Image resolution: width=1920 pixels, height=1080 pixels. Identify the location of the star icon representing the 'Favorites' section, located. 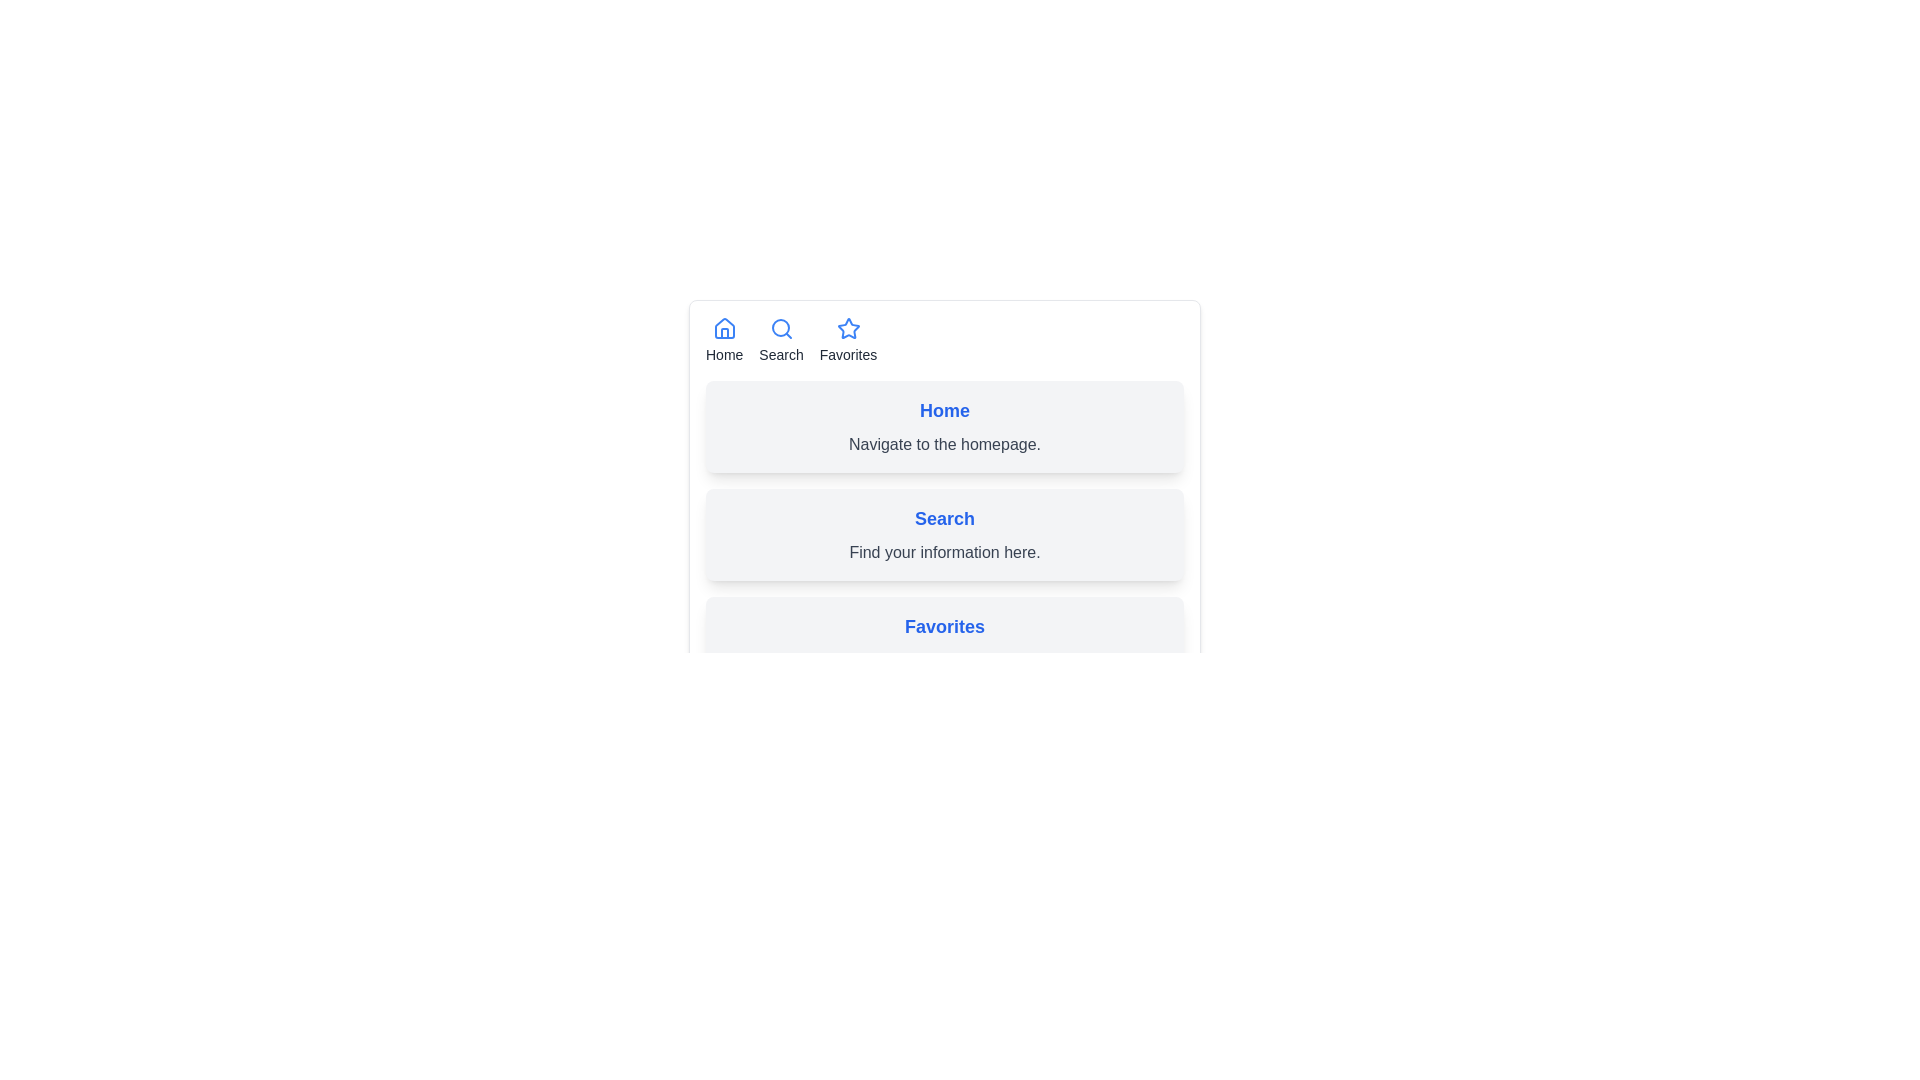
(848, 327).